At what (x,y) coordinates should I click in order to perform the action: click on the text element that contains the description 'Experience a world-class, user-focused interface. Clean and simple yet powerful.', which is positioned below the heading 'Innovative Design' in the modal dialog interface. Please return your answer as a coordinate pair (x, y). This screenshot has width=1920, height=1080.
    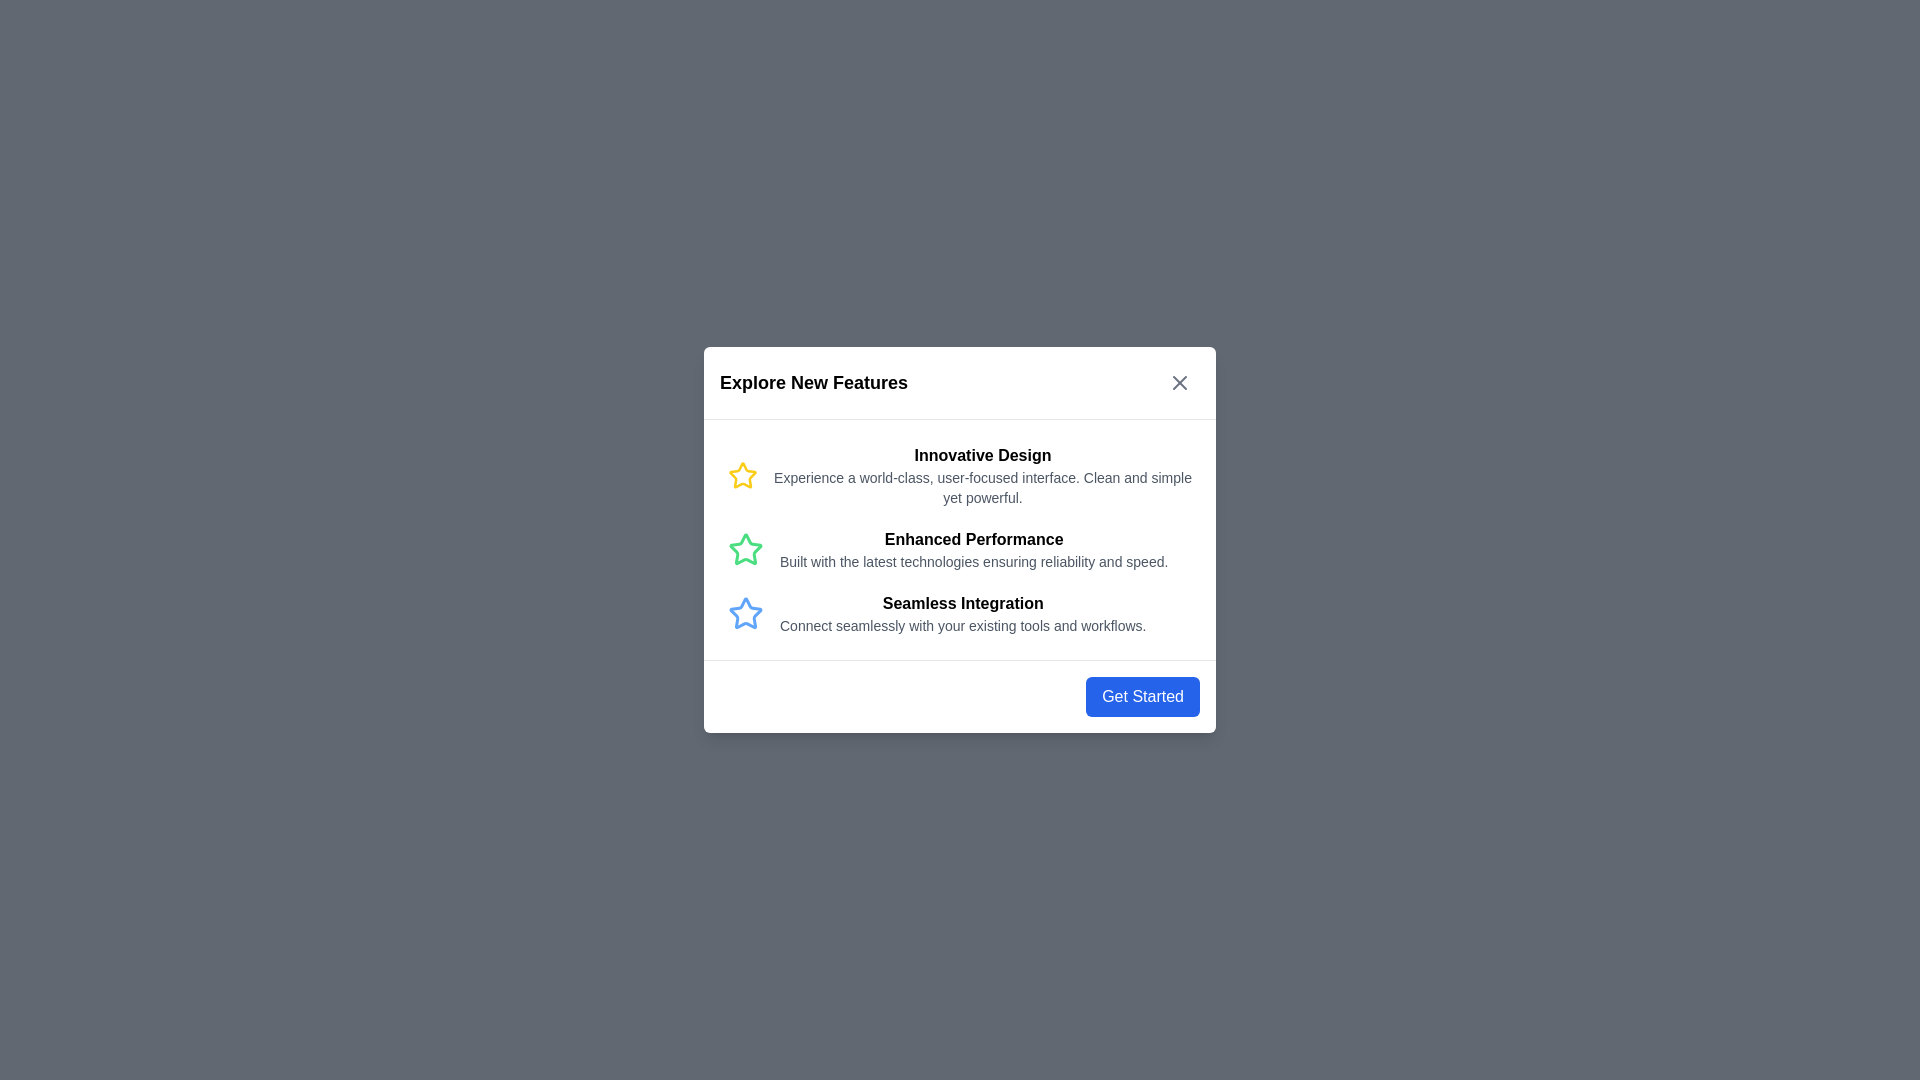
    Looking at the image, I should click on (983, 488).